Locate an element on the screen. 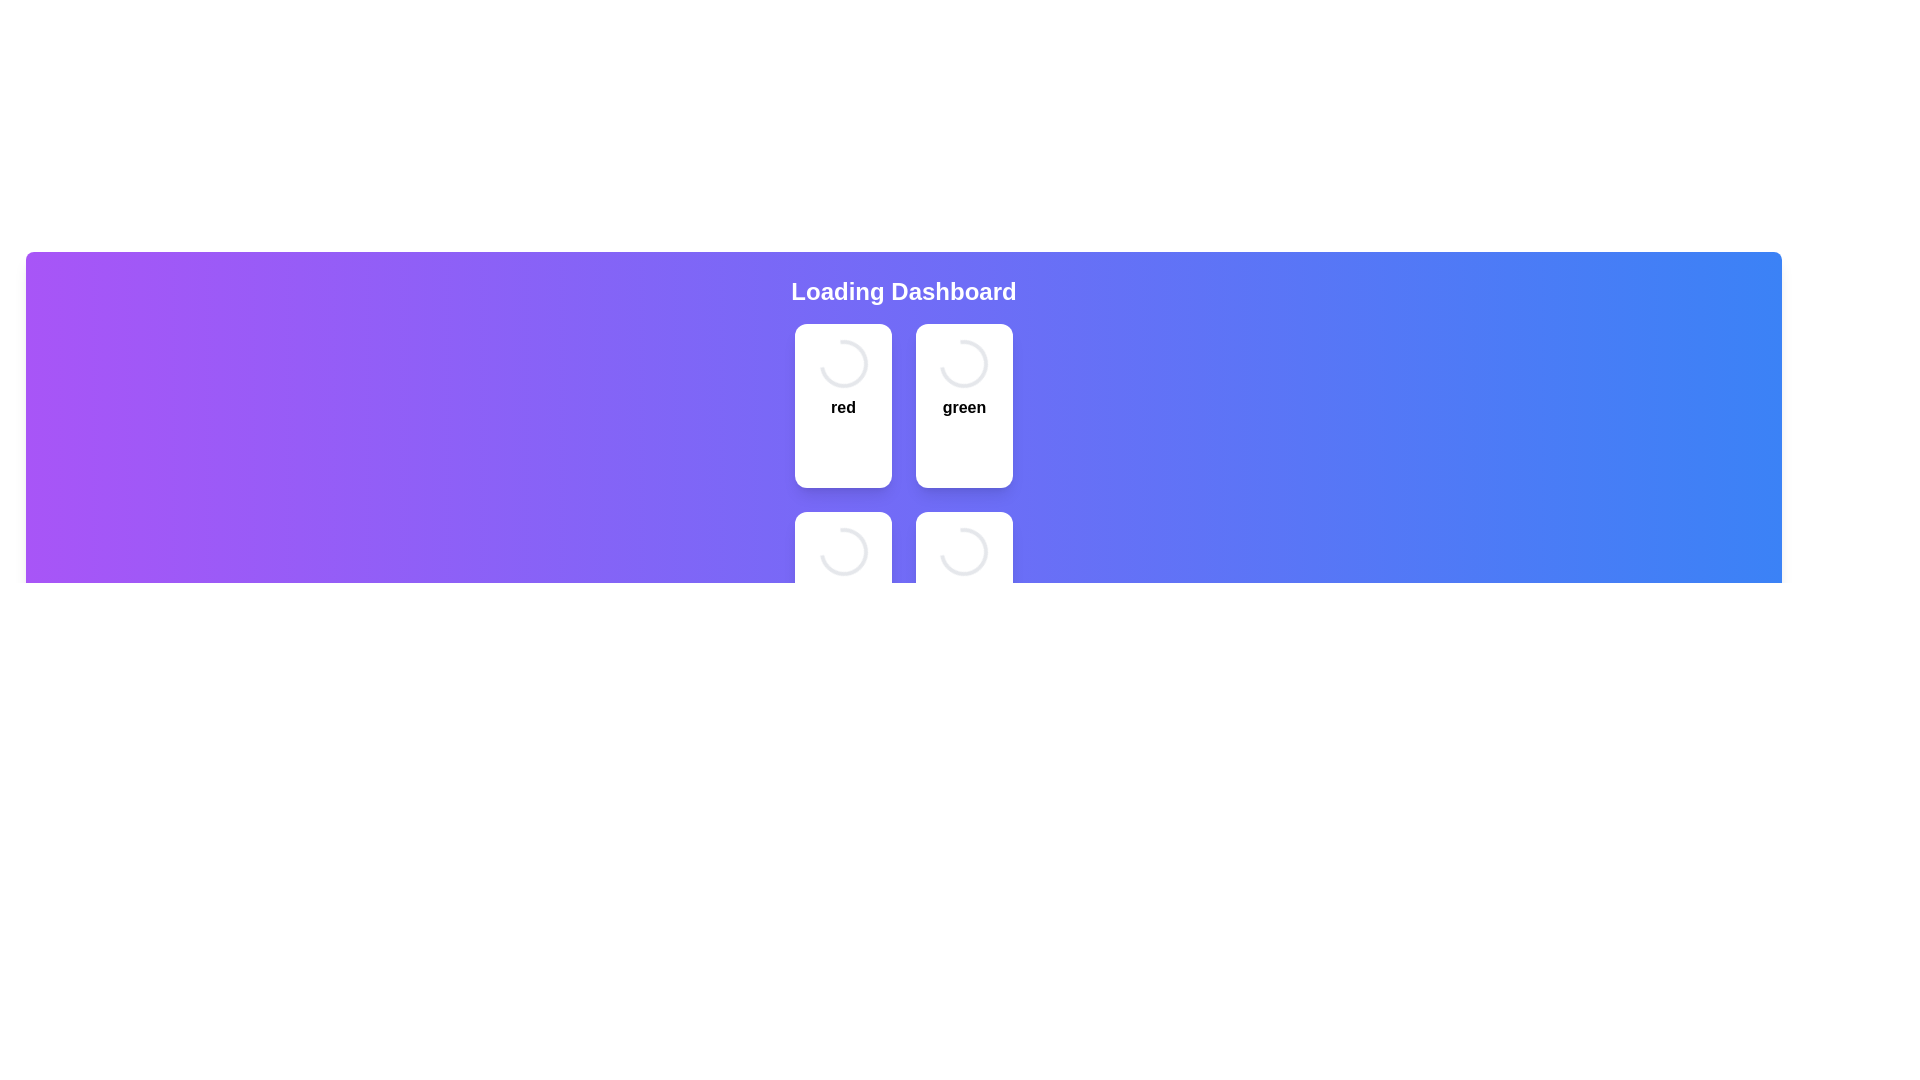  the text element displaying the word 'red', which is bold and colored red, located beneath a circular spinner and above the 'Stop' button is located at coordinates (843, 407).